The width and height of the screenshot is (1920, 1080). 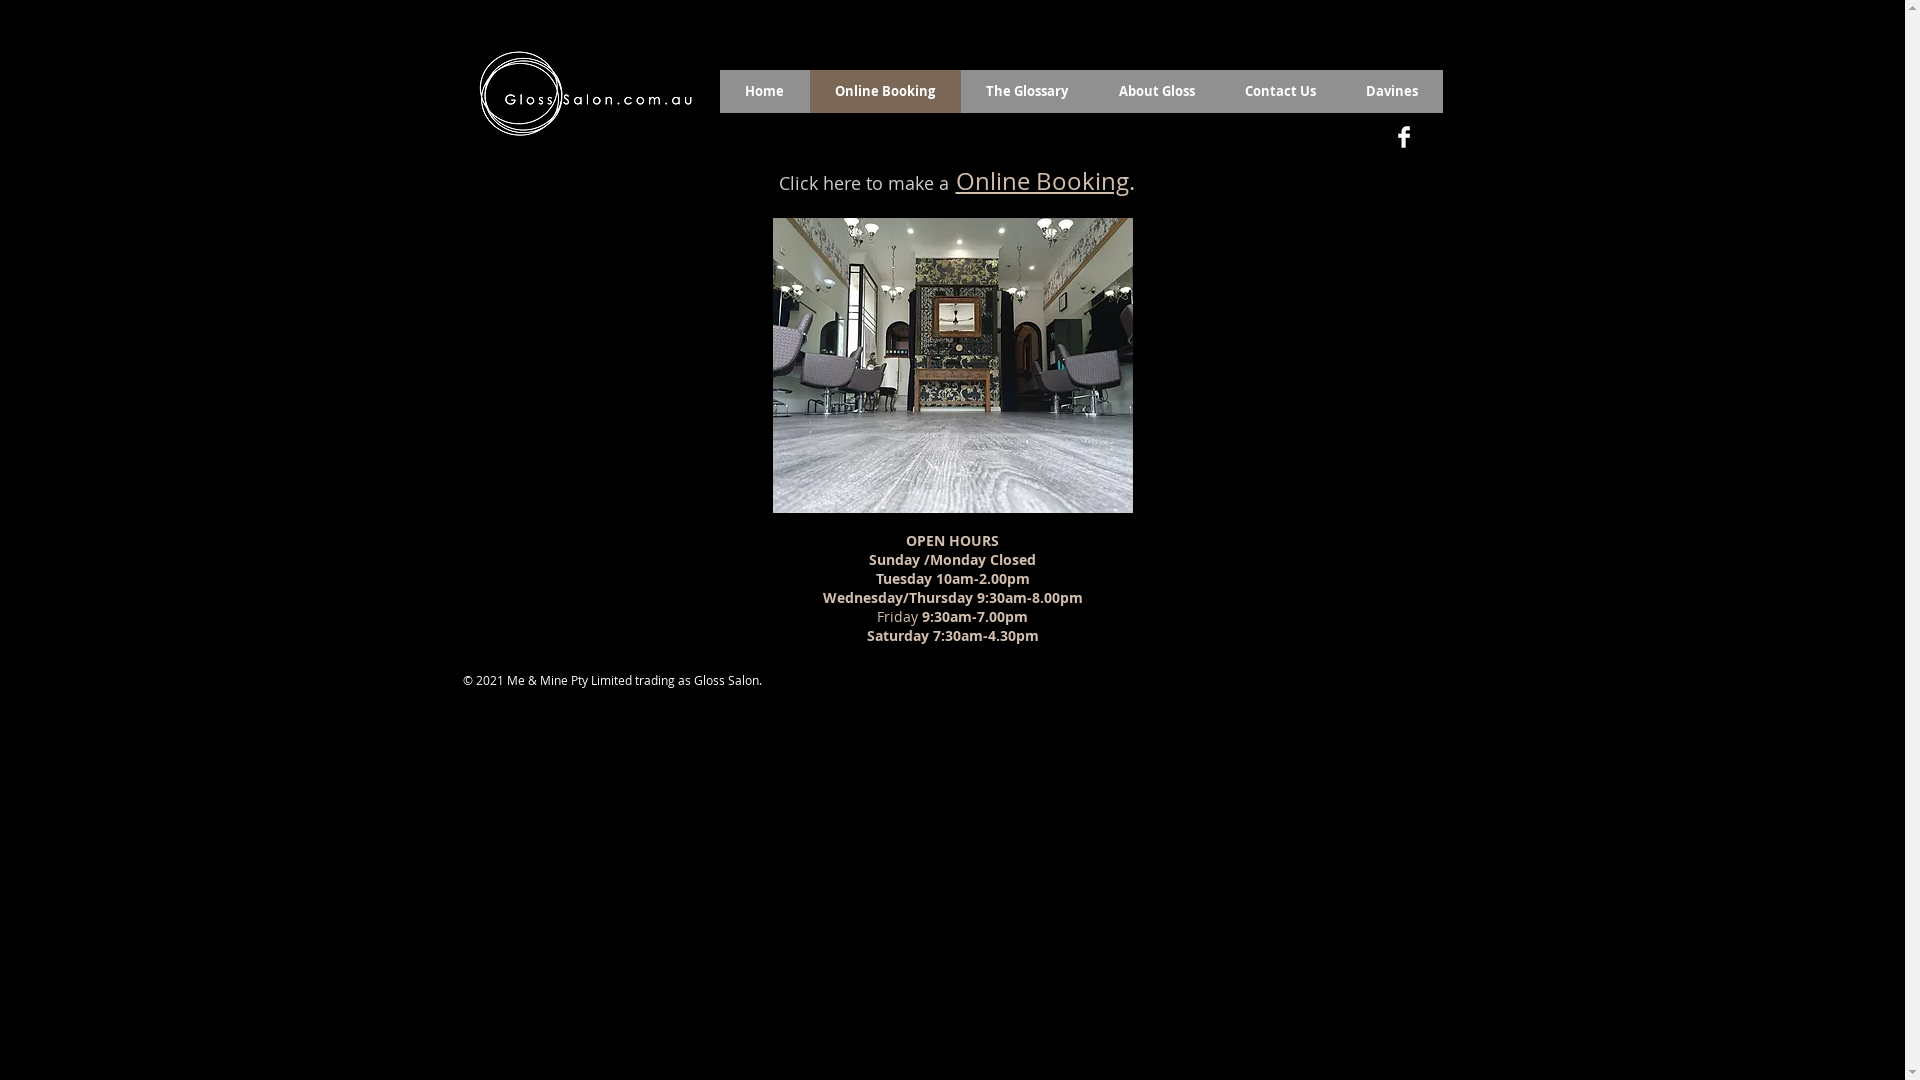 I want to click on 'Davines', so click(x=1390, y=91).